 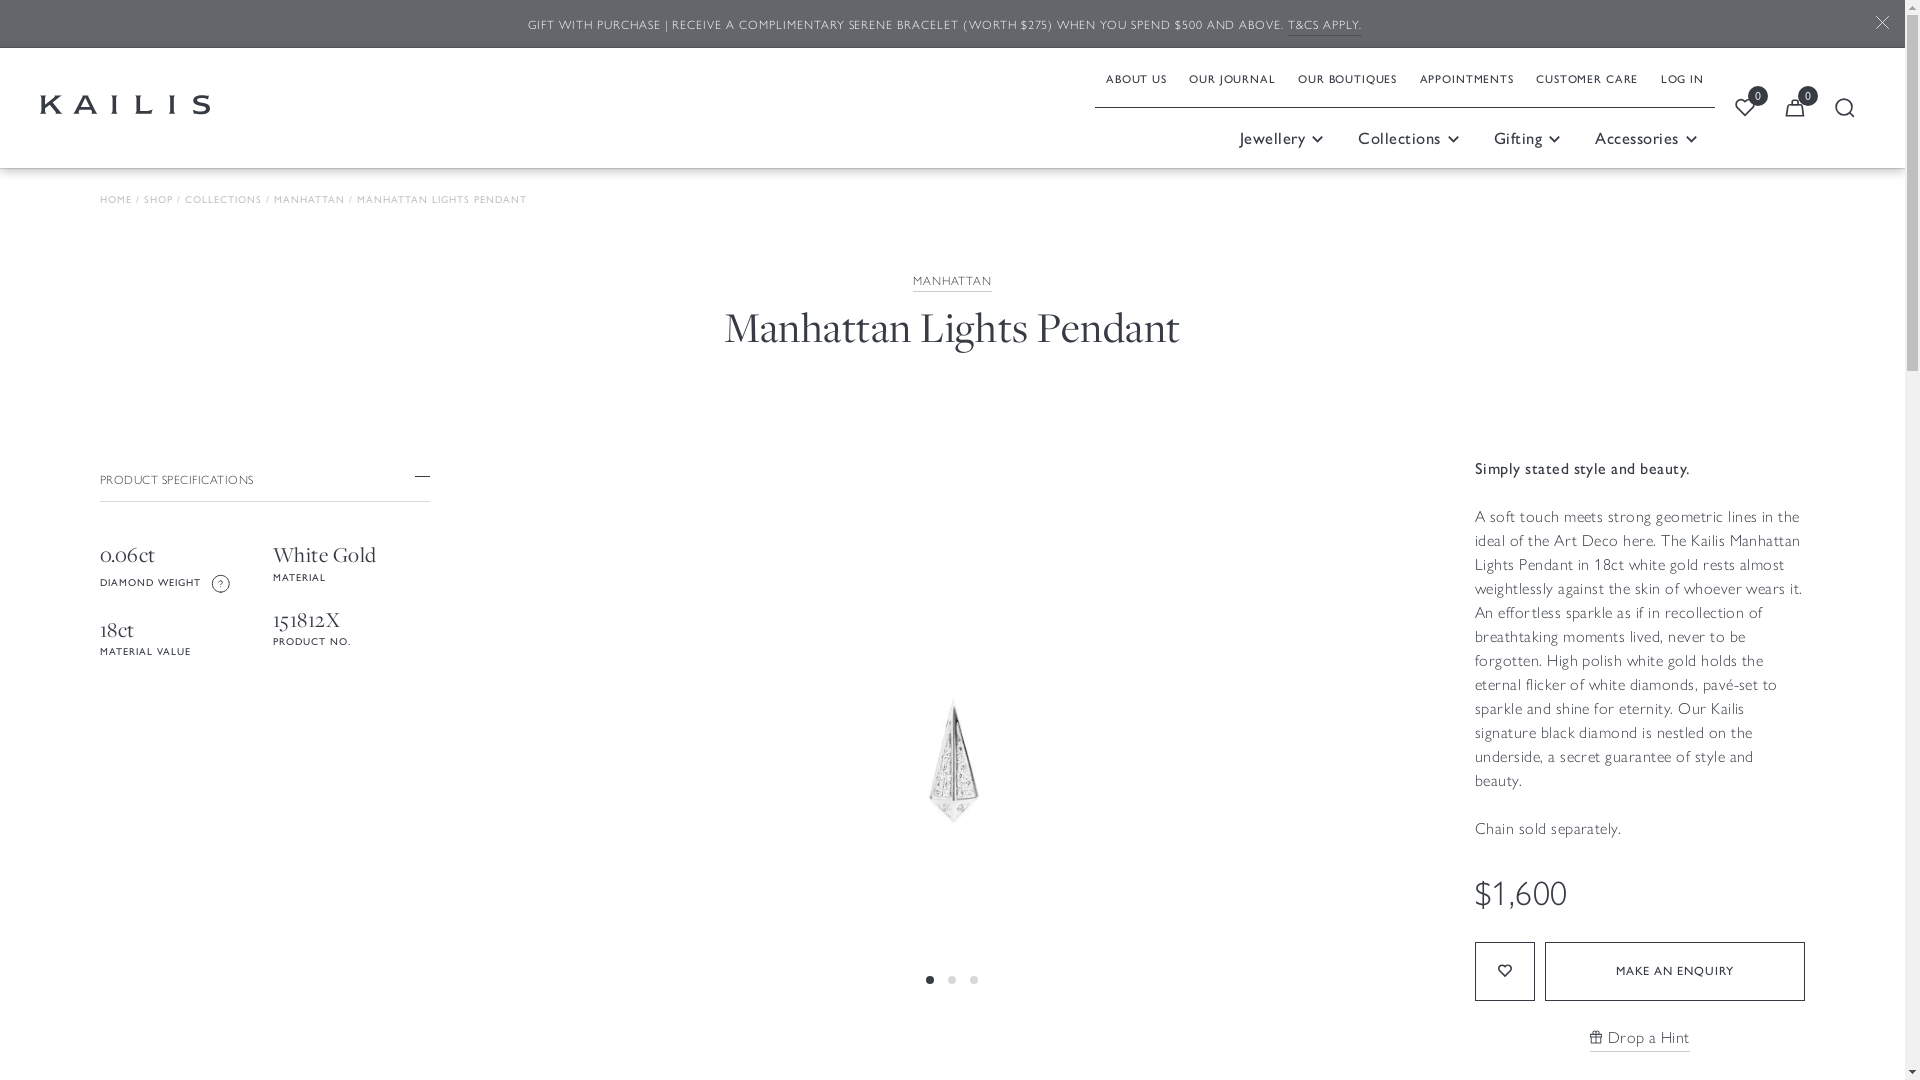 What do you see at coordinates (1408, 137) in the screenshot?
I see `'Collections'` at bounding box center [1408, 137].